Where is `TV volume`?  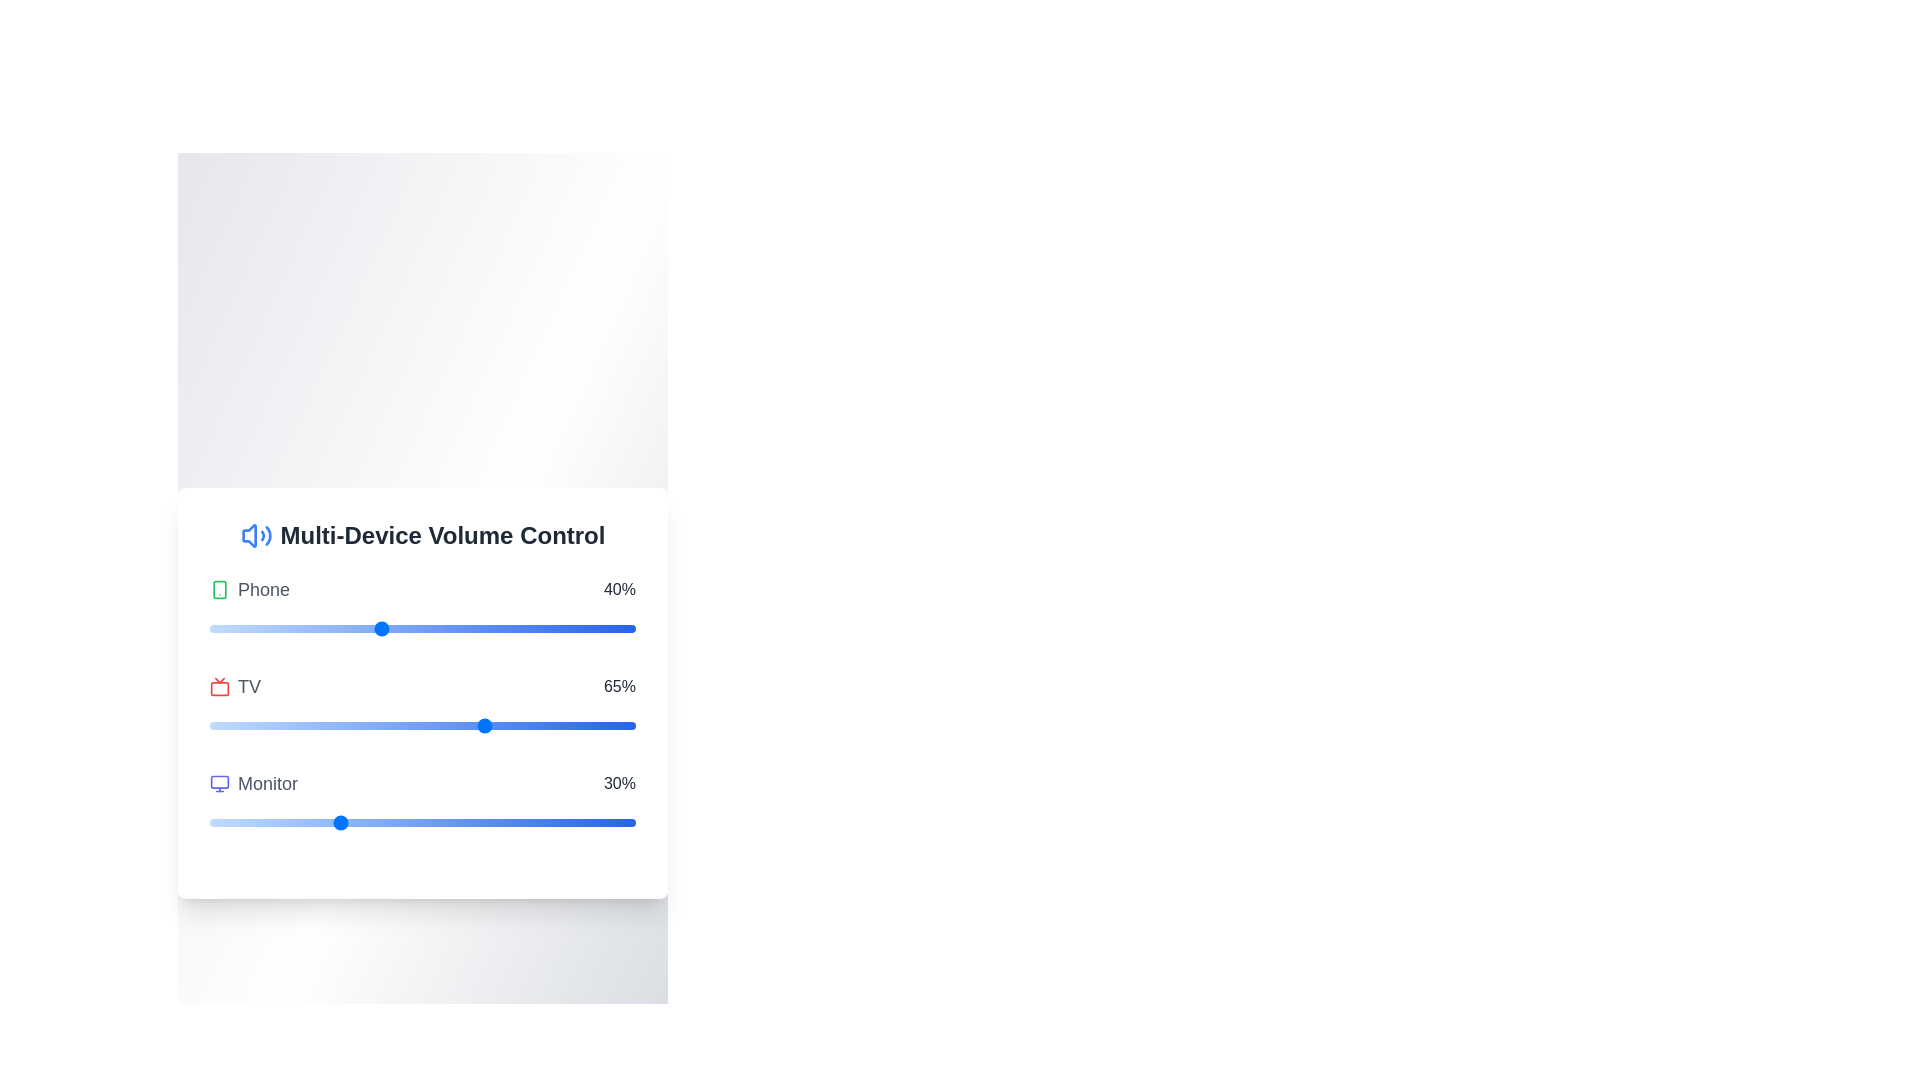 TV volume is located at coordinates (384, 725).